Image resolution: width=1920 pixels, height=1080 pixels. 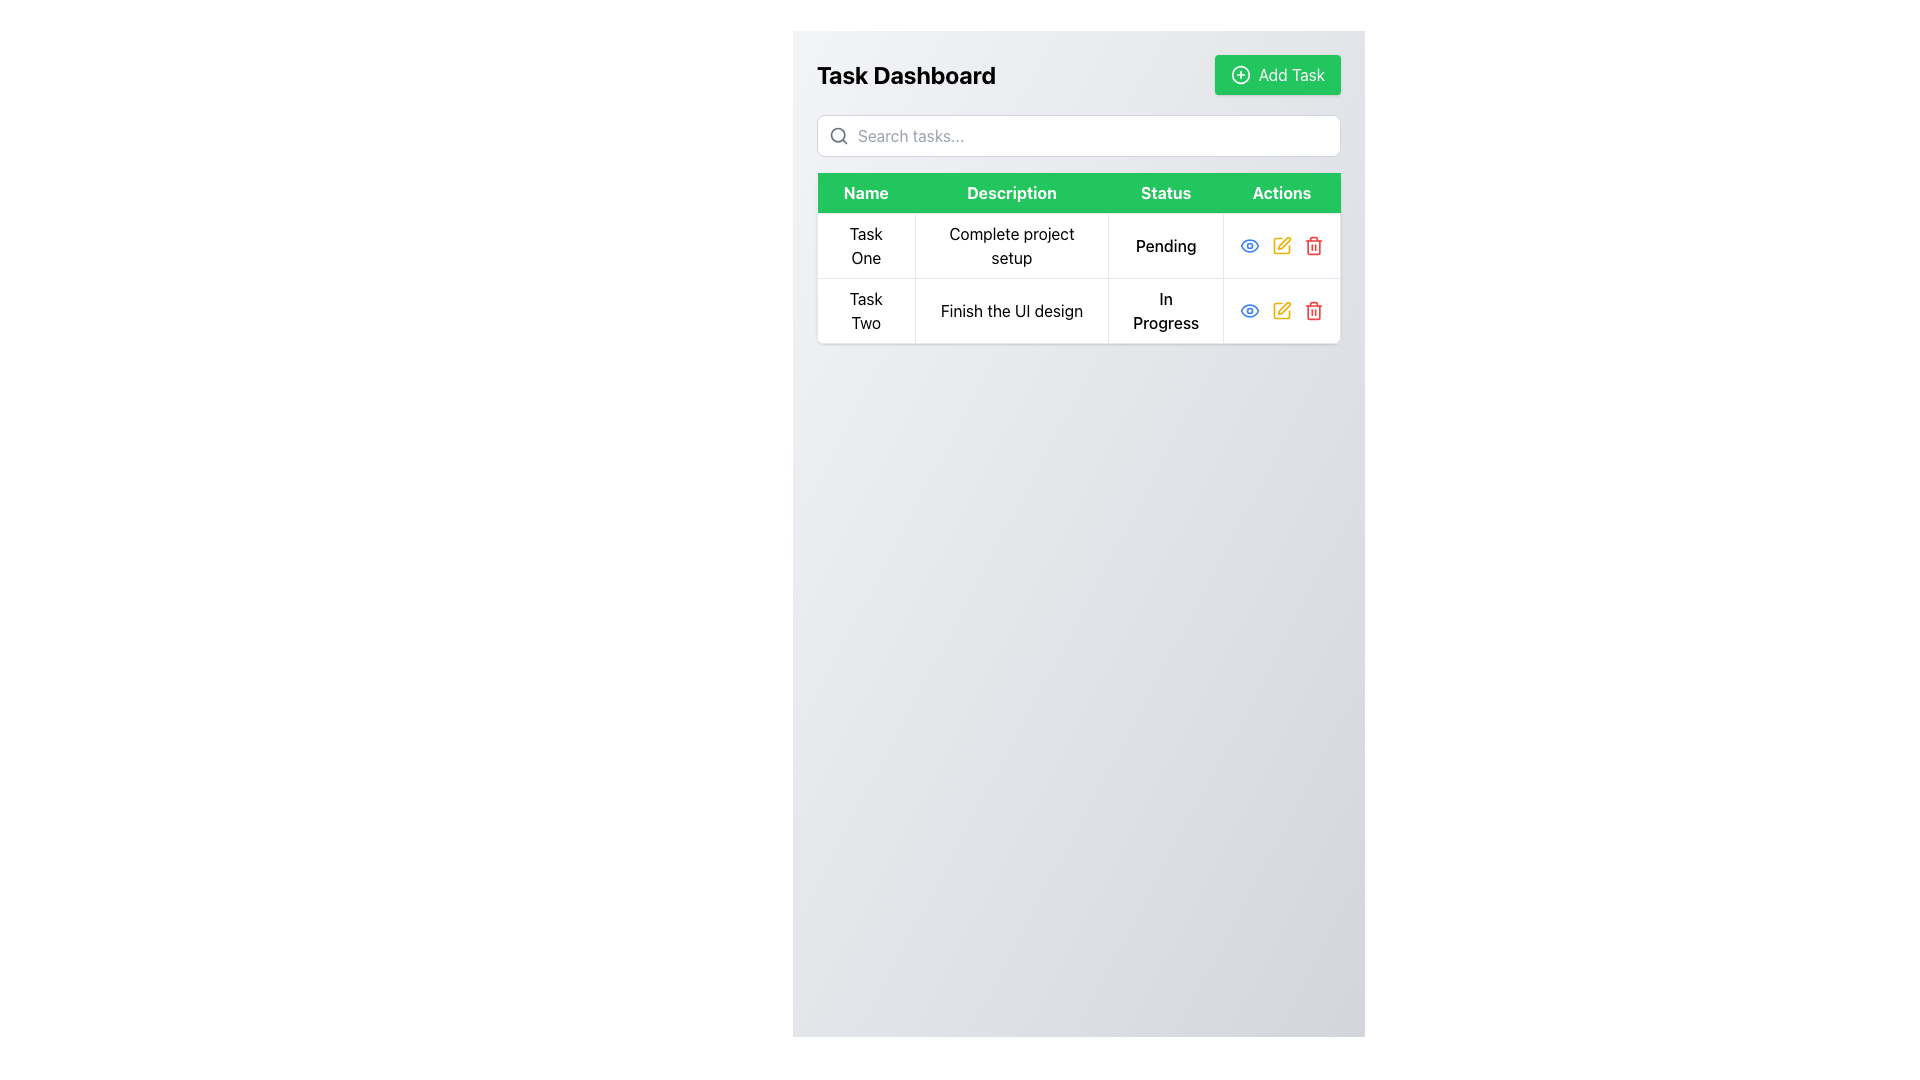 I want to click on the static text field in the 'Description' column of the task management table that describes the task 'Finish the UI design', located in the second row and second column, so click(x=1012, y=311).